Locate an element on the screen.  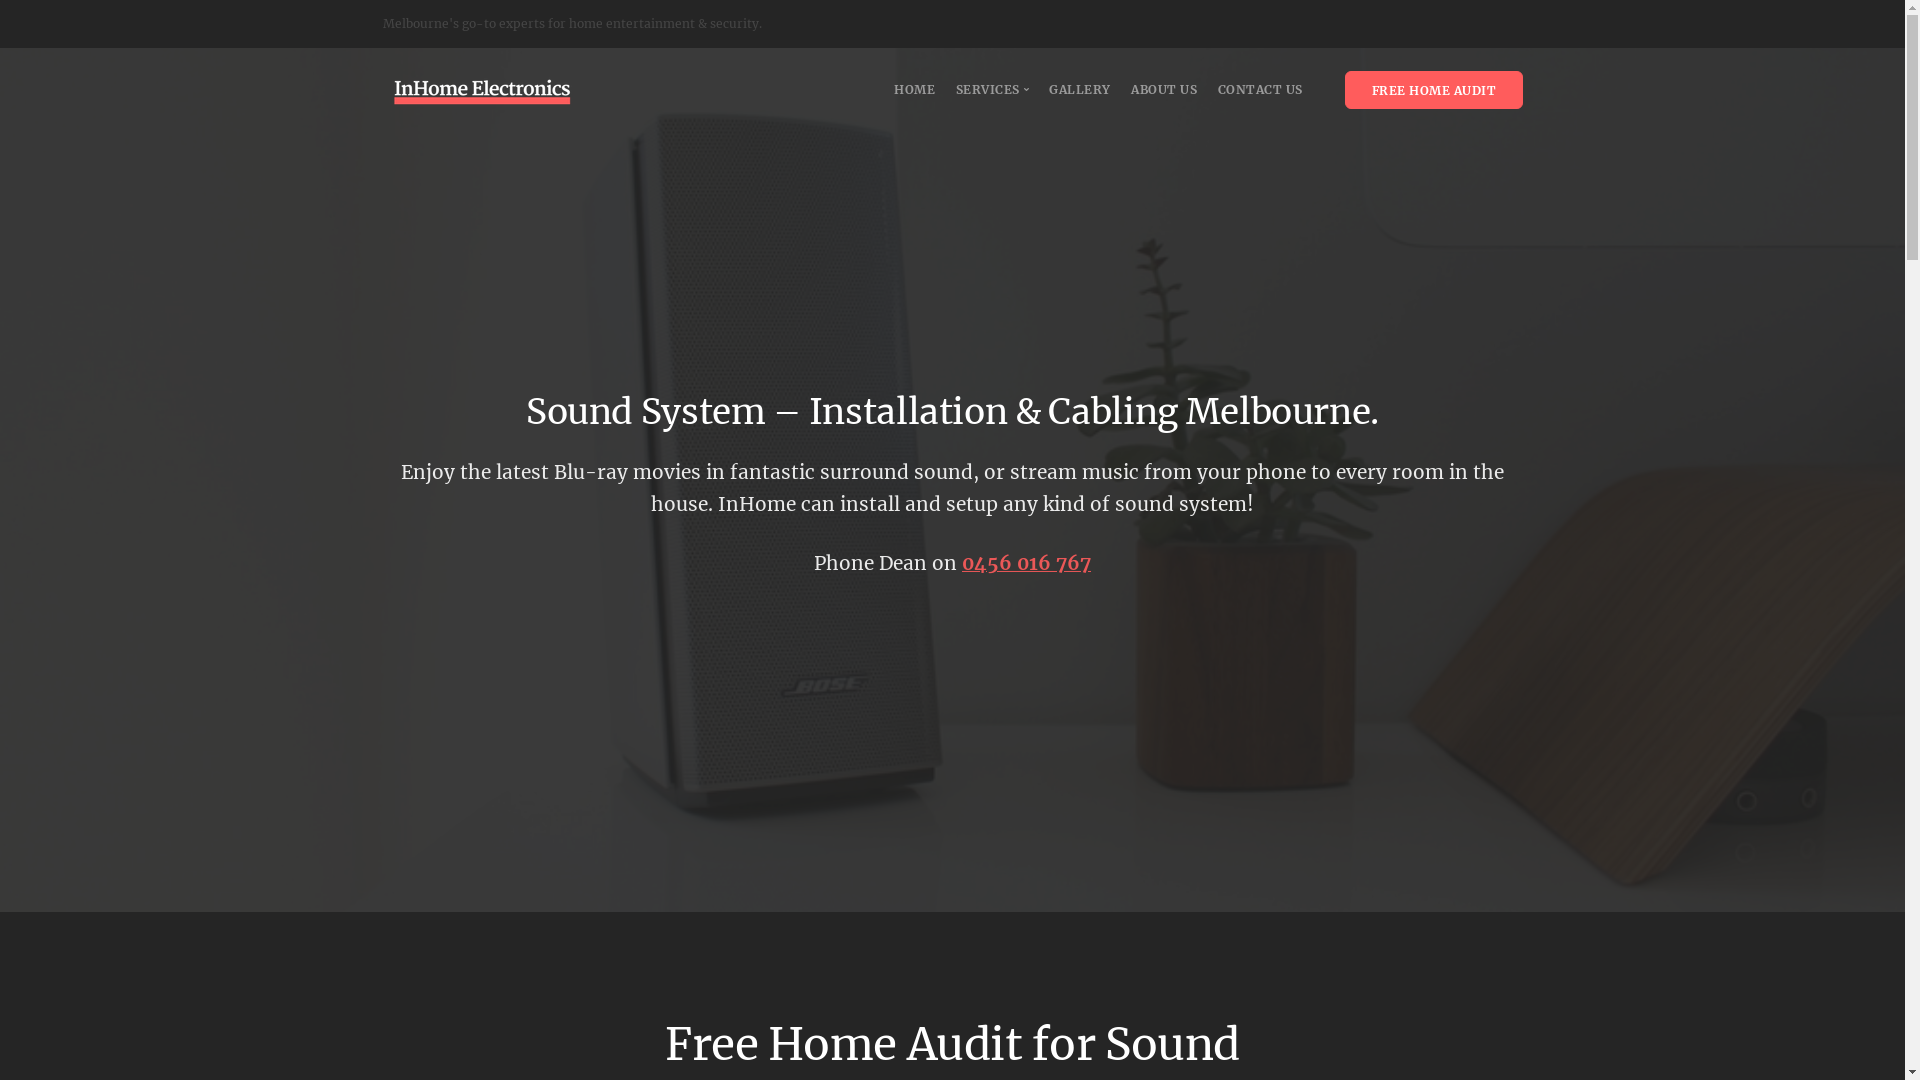
'FREE HOME AUDIT' is located at coordinates (1432, 88).